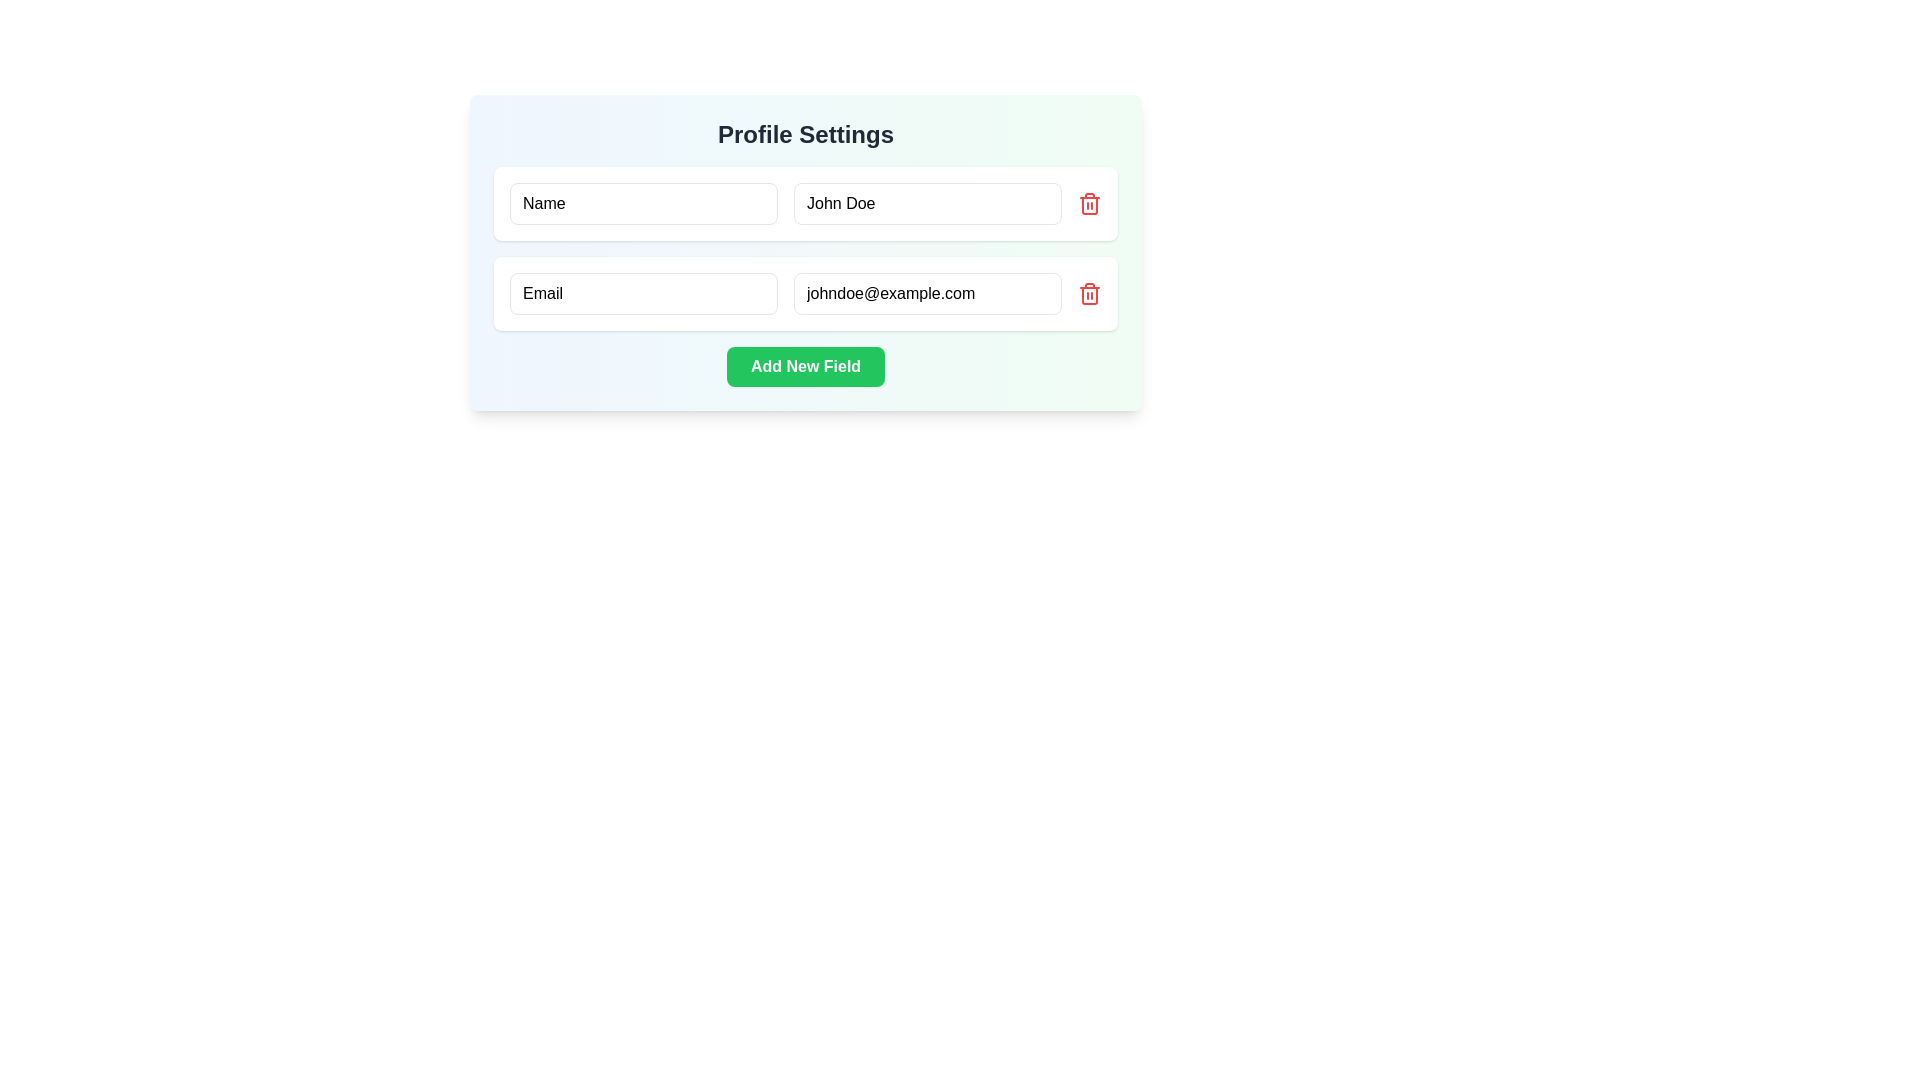 The width and height of the screenshot is (1920, 1080). What do you see at coordinates (806, 293) in the screenshot?
I see `the editable email input field represented by the Composite element located below the 'Name: John Doe' element` at bounding box center [806, 293].